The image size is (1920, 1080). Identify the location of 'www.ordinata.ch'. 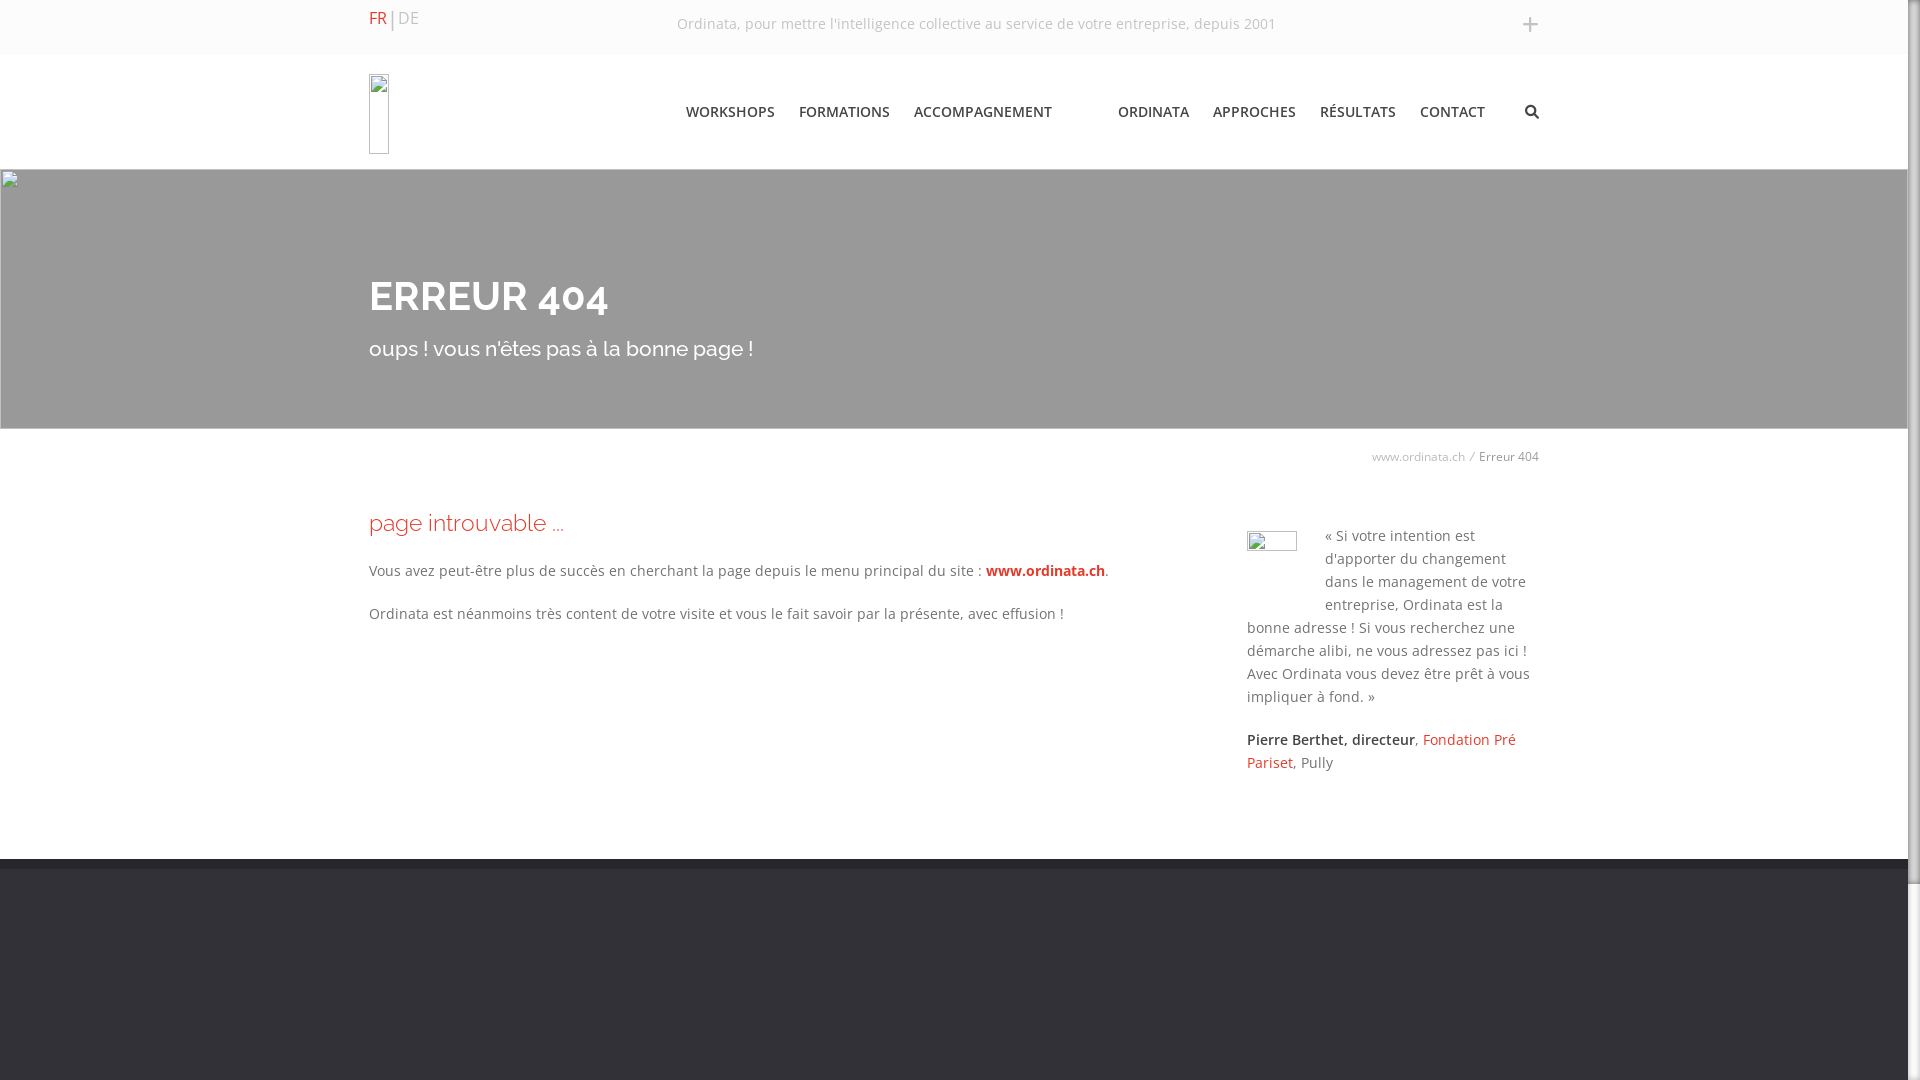
(985, 570).